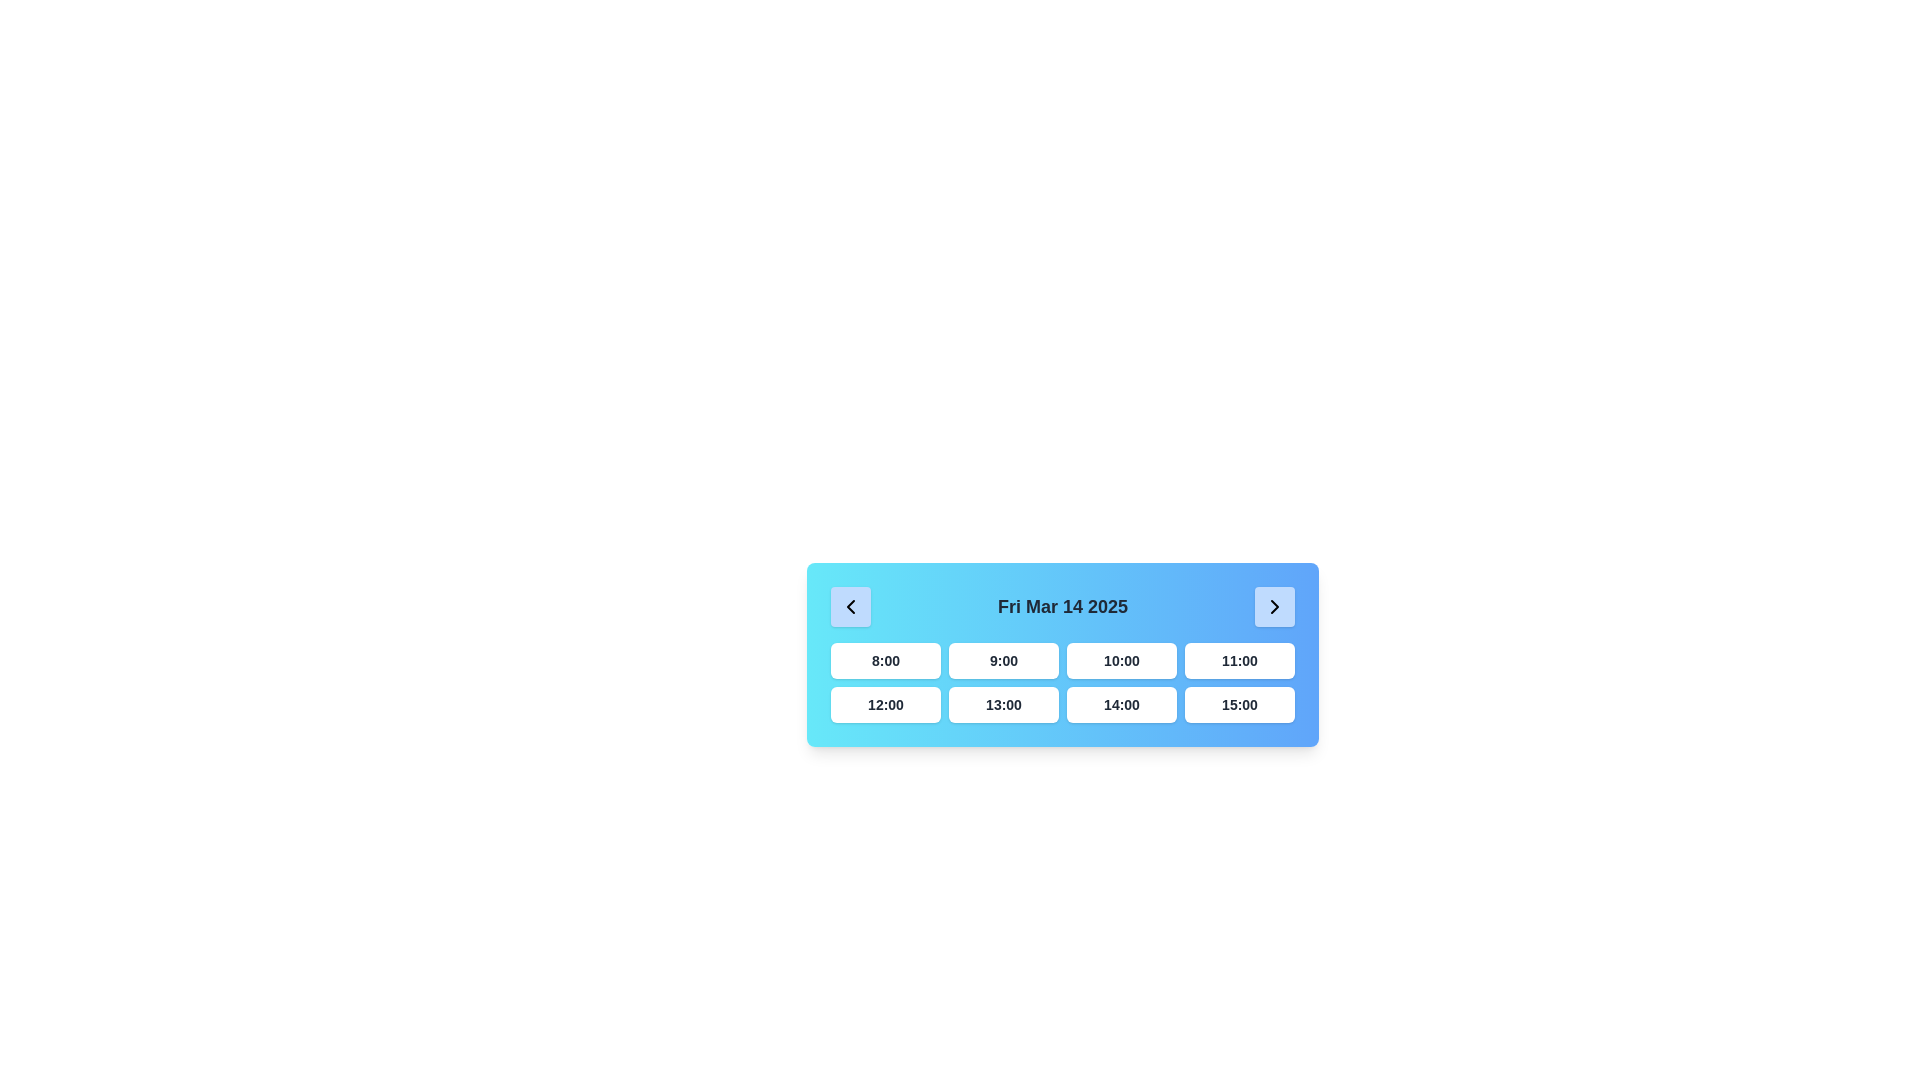 This screenshot has width=1920, height=1080. I want to click on the rectangular button labeled '14:00' with a bold black font, located in the second row and third column of a 4x2 grid below the title bar 'Fri Mar 14 2025', so click(1122, 704).